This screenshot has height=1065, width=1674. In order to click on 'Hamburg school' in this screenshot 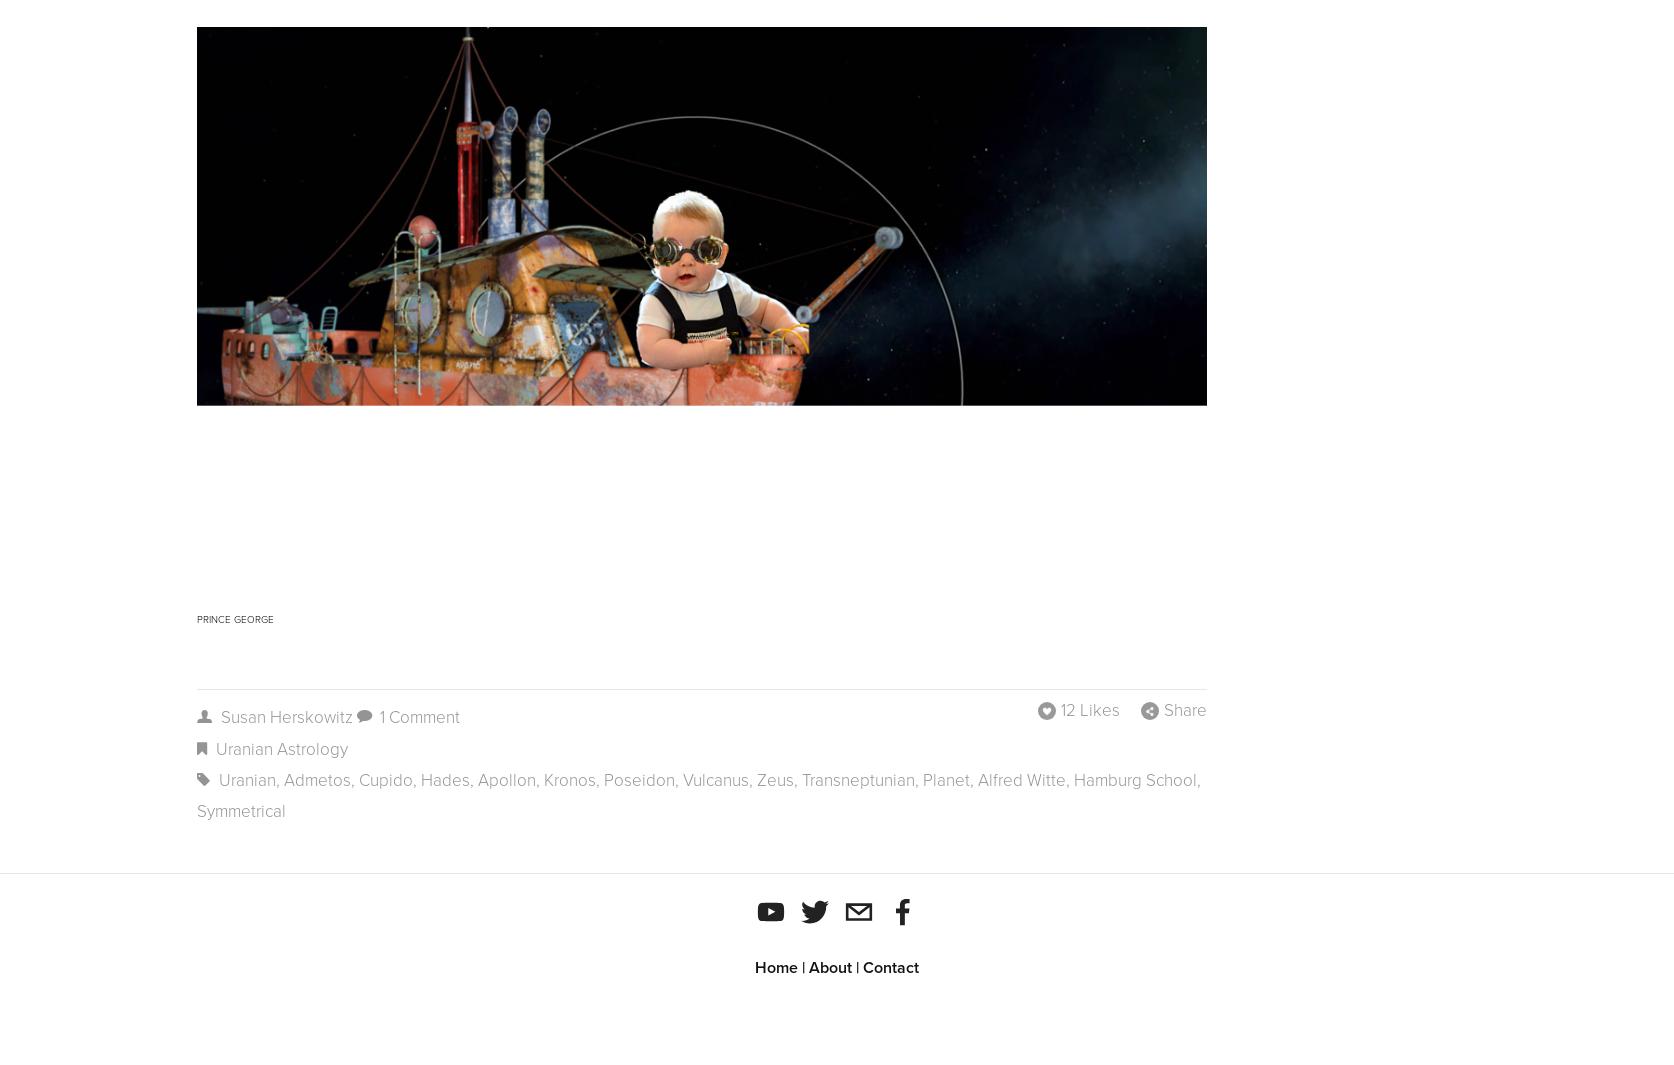, I will do `click(1134, 780)`.